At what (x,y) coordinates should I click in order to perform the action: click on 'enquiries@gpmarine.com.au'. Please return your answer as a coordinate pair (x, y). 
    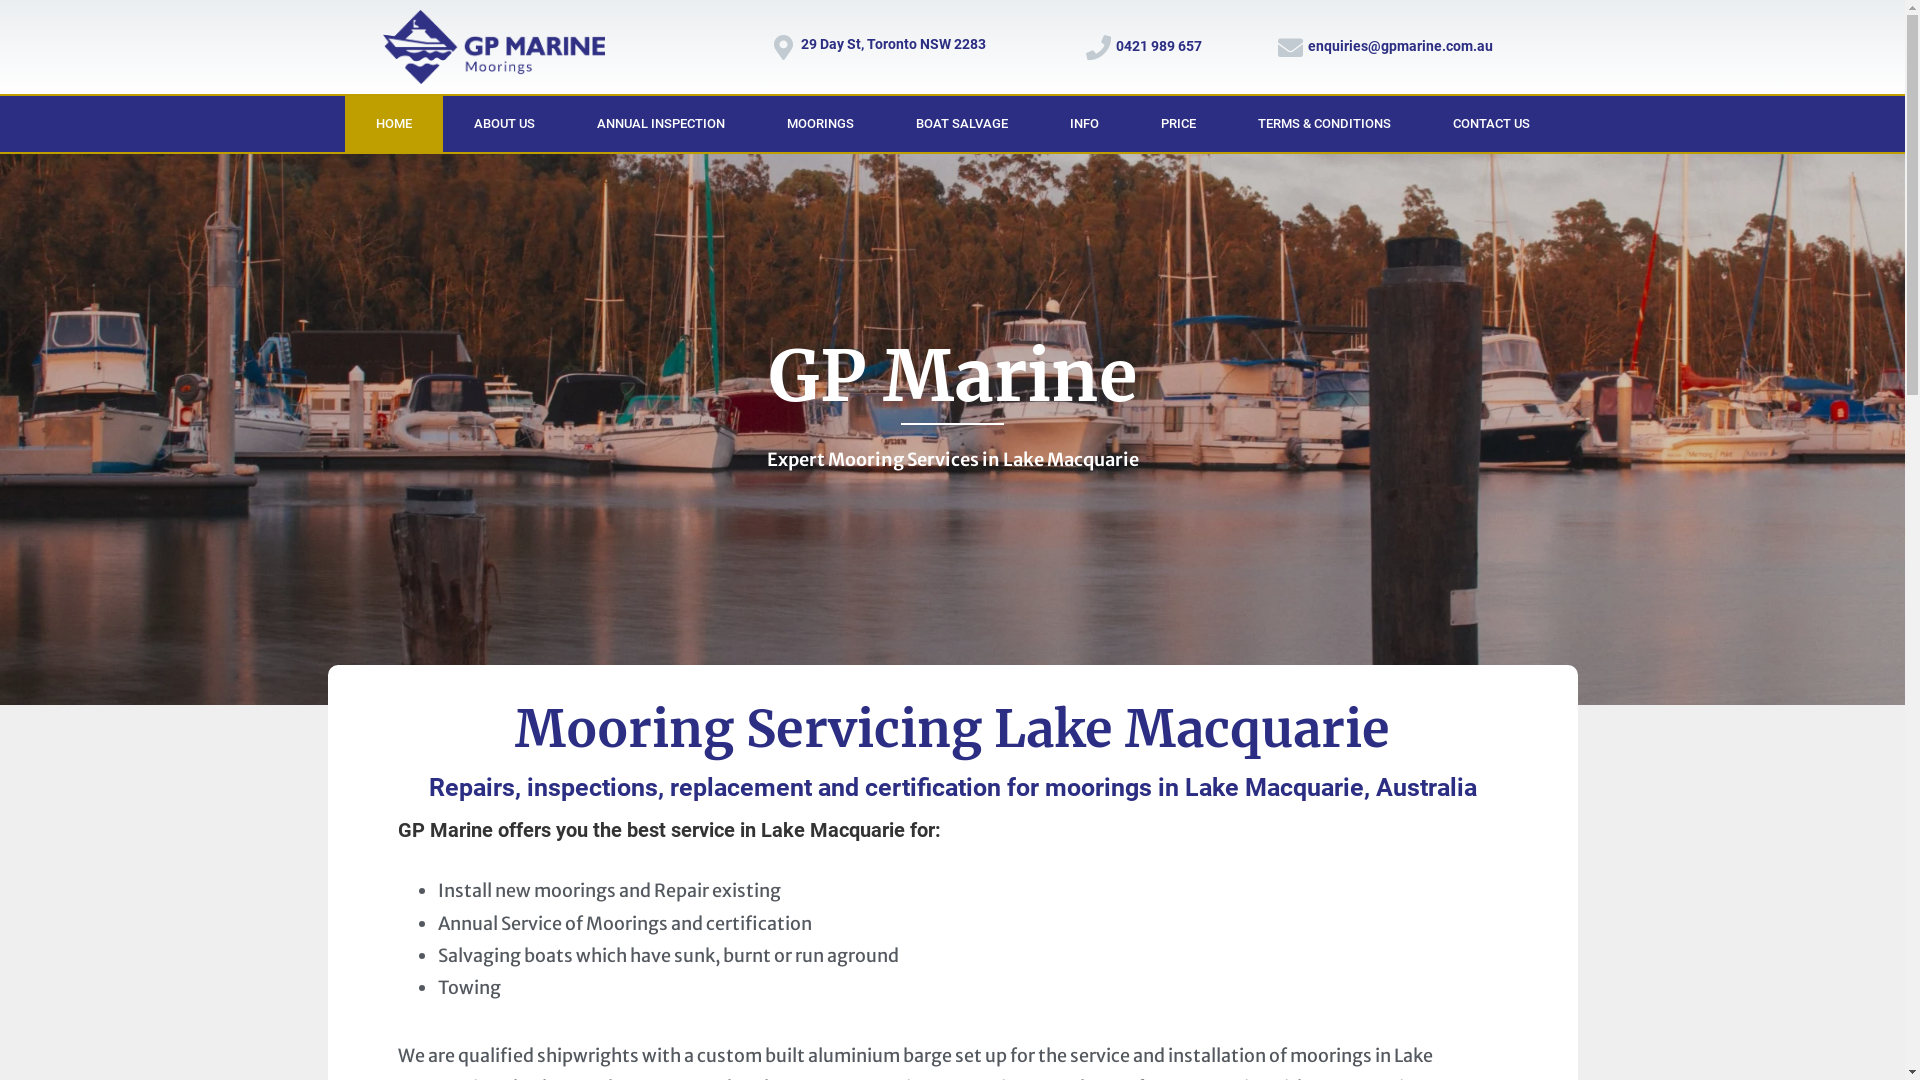
    Looking at the image, I should click on (1308, 45).